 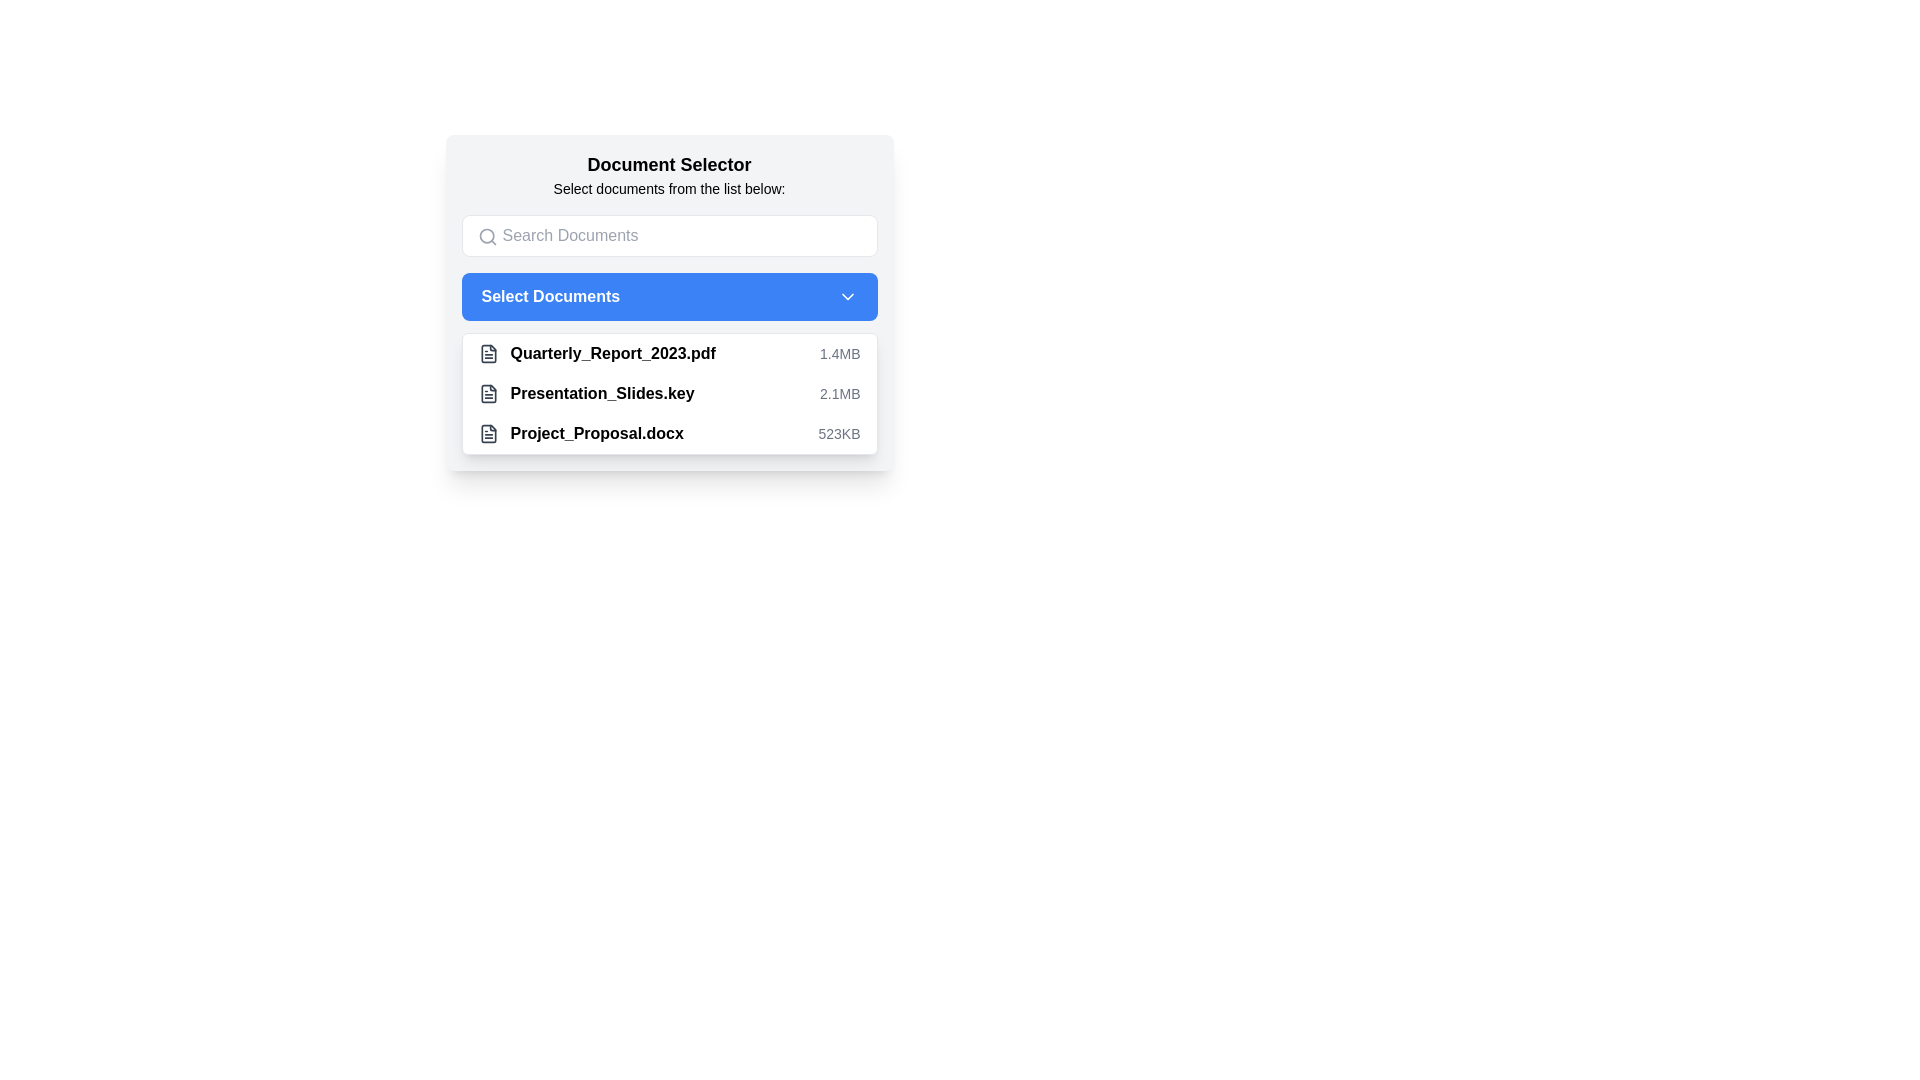 What do you see at coordinates (669, 353) in the screenshot?
I see `the first list item entry displaying the file name 'Quarterly_Report_2023.pdf'` at bounding box center [669, 353].